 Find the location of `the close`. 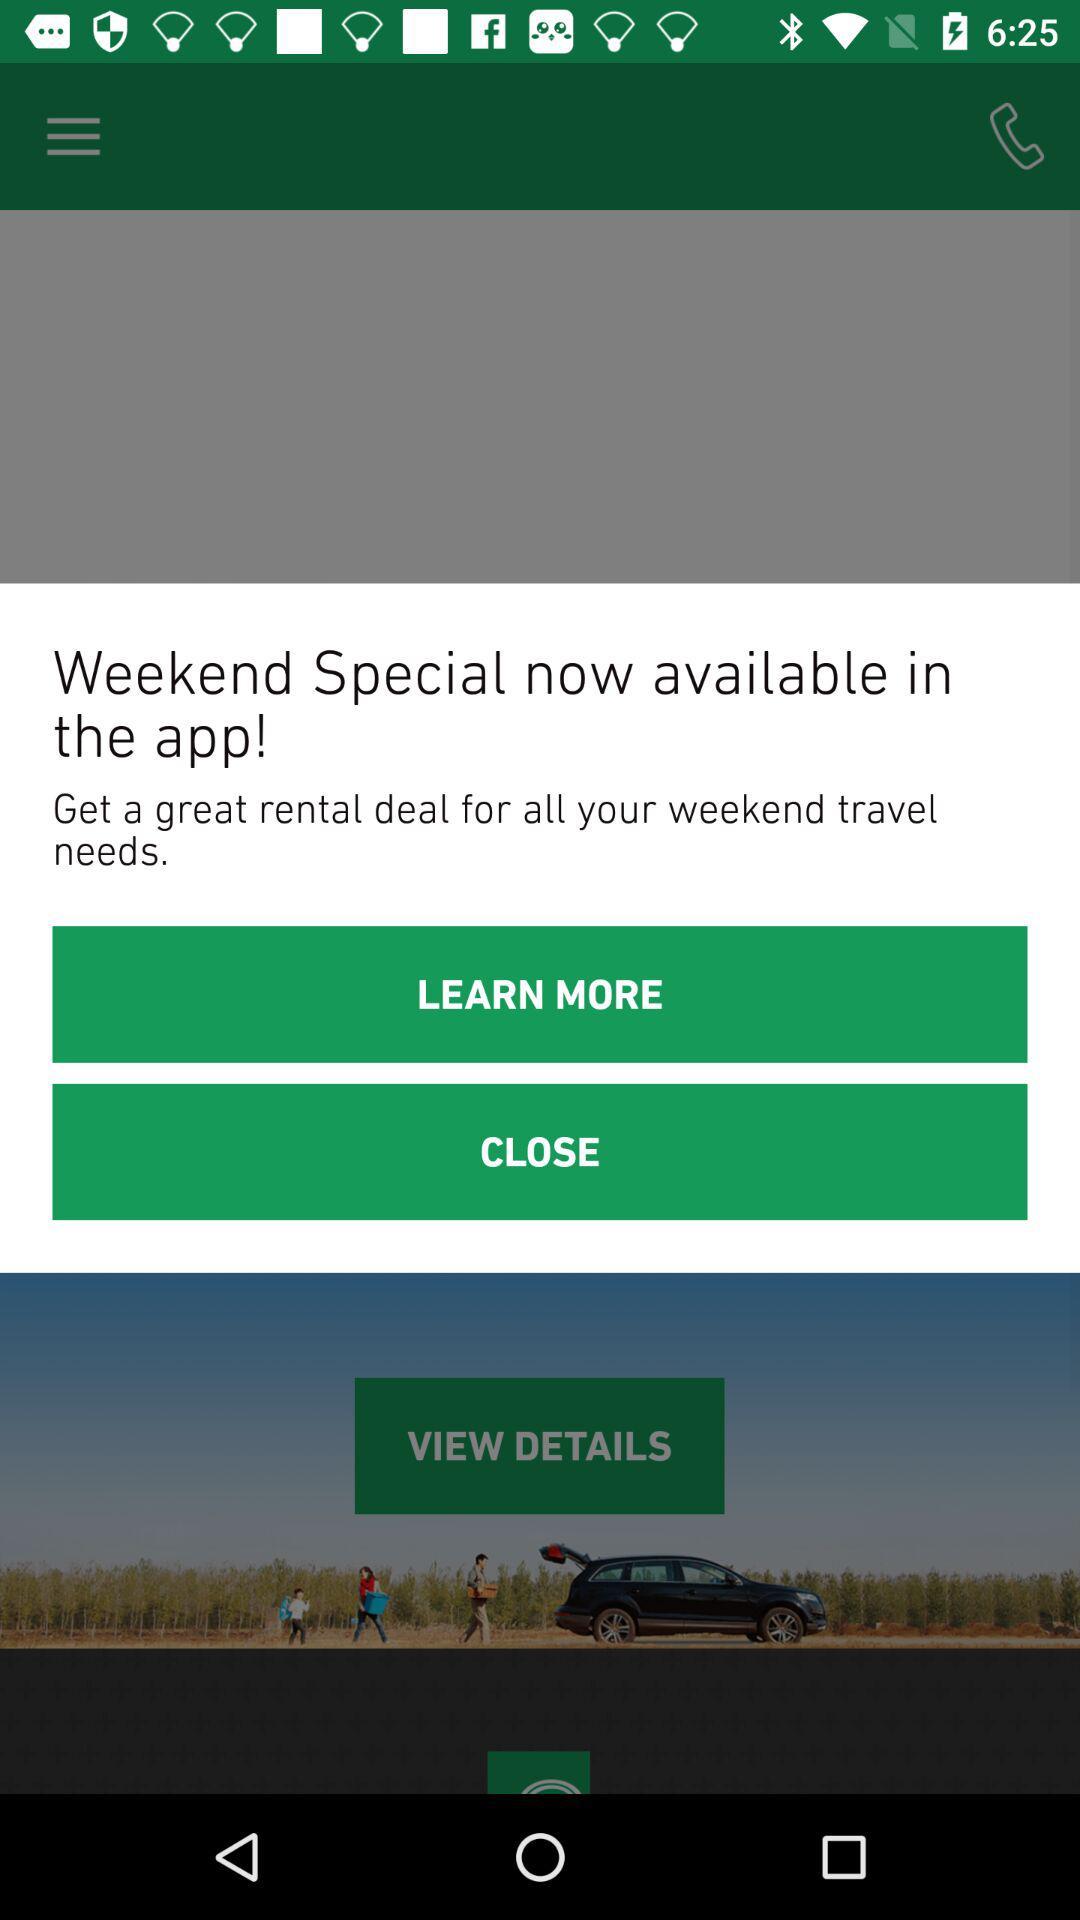

the close is located at coordinates (540, 1152).